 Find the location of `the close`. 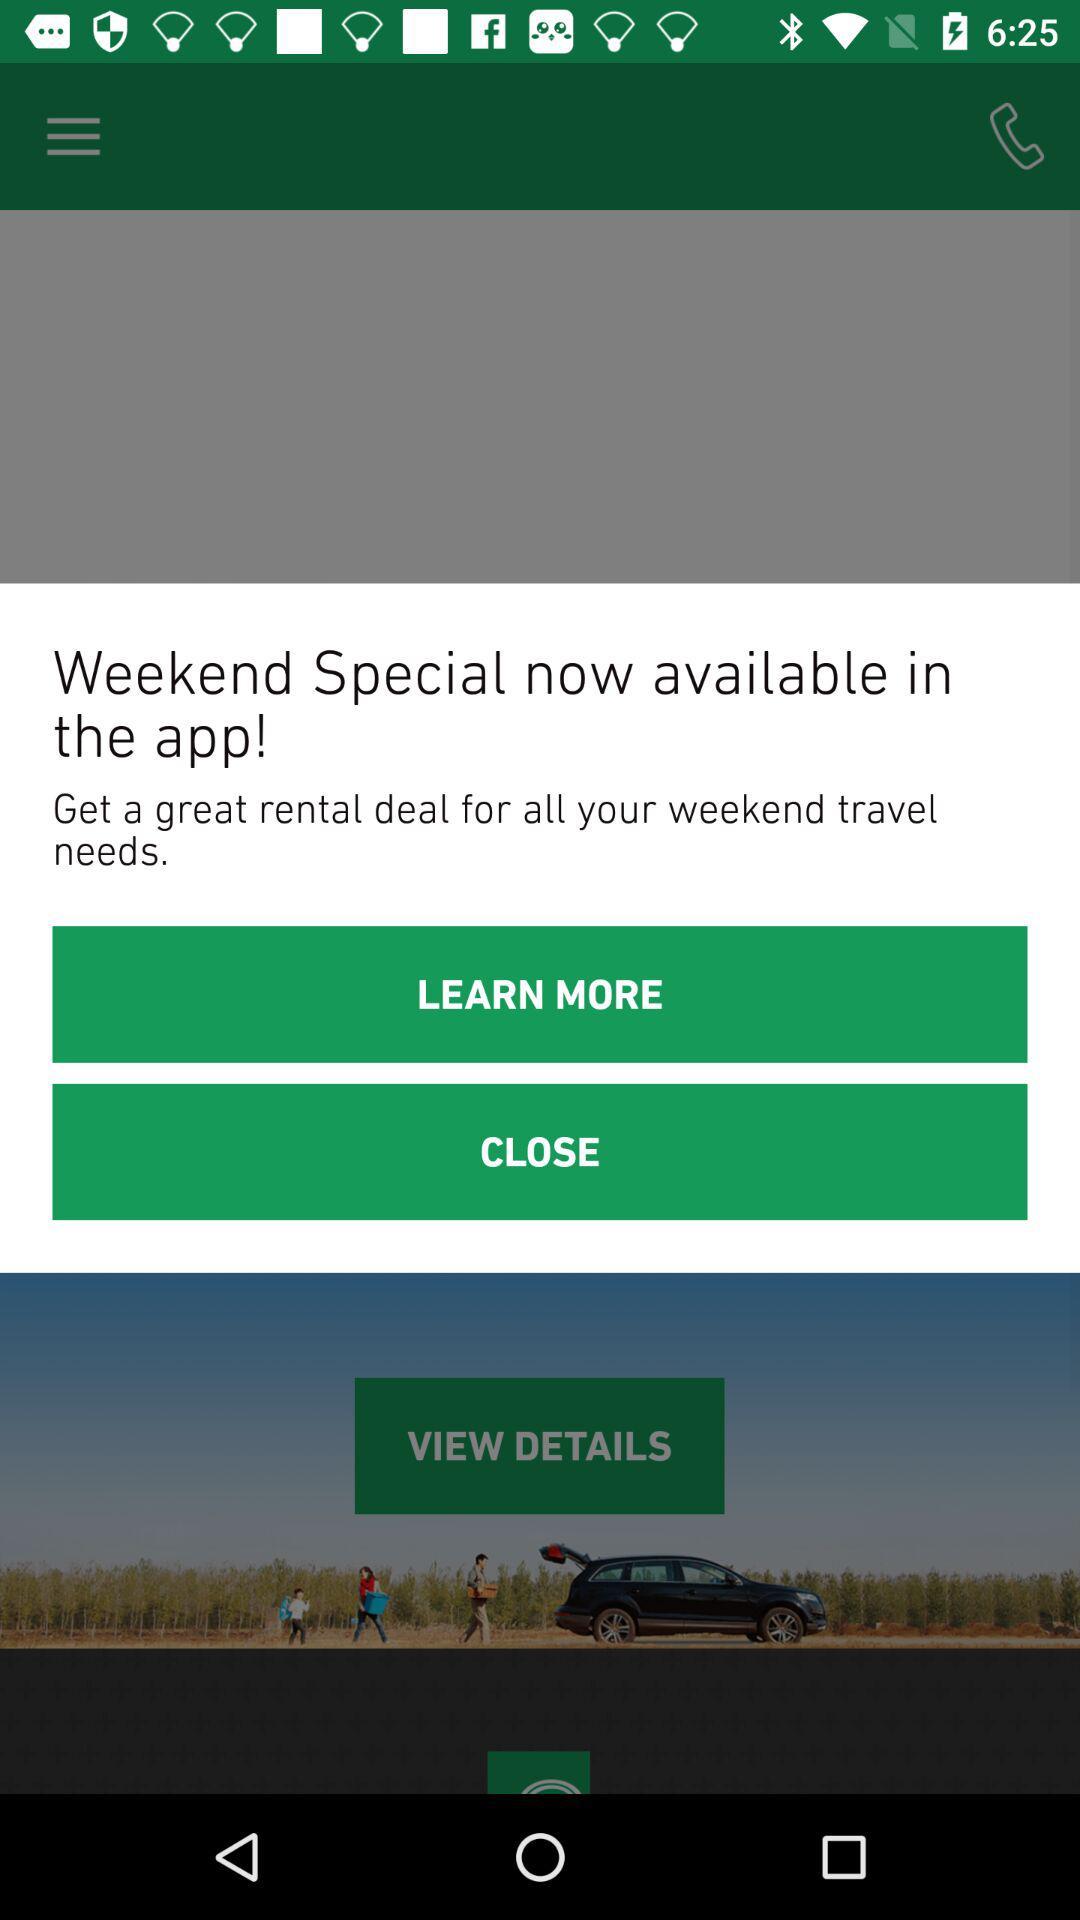

the close is located at coordinates (540, 1152).